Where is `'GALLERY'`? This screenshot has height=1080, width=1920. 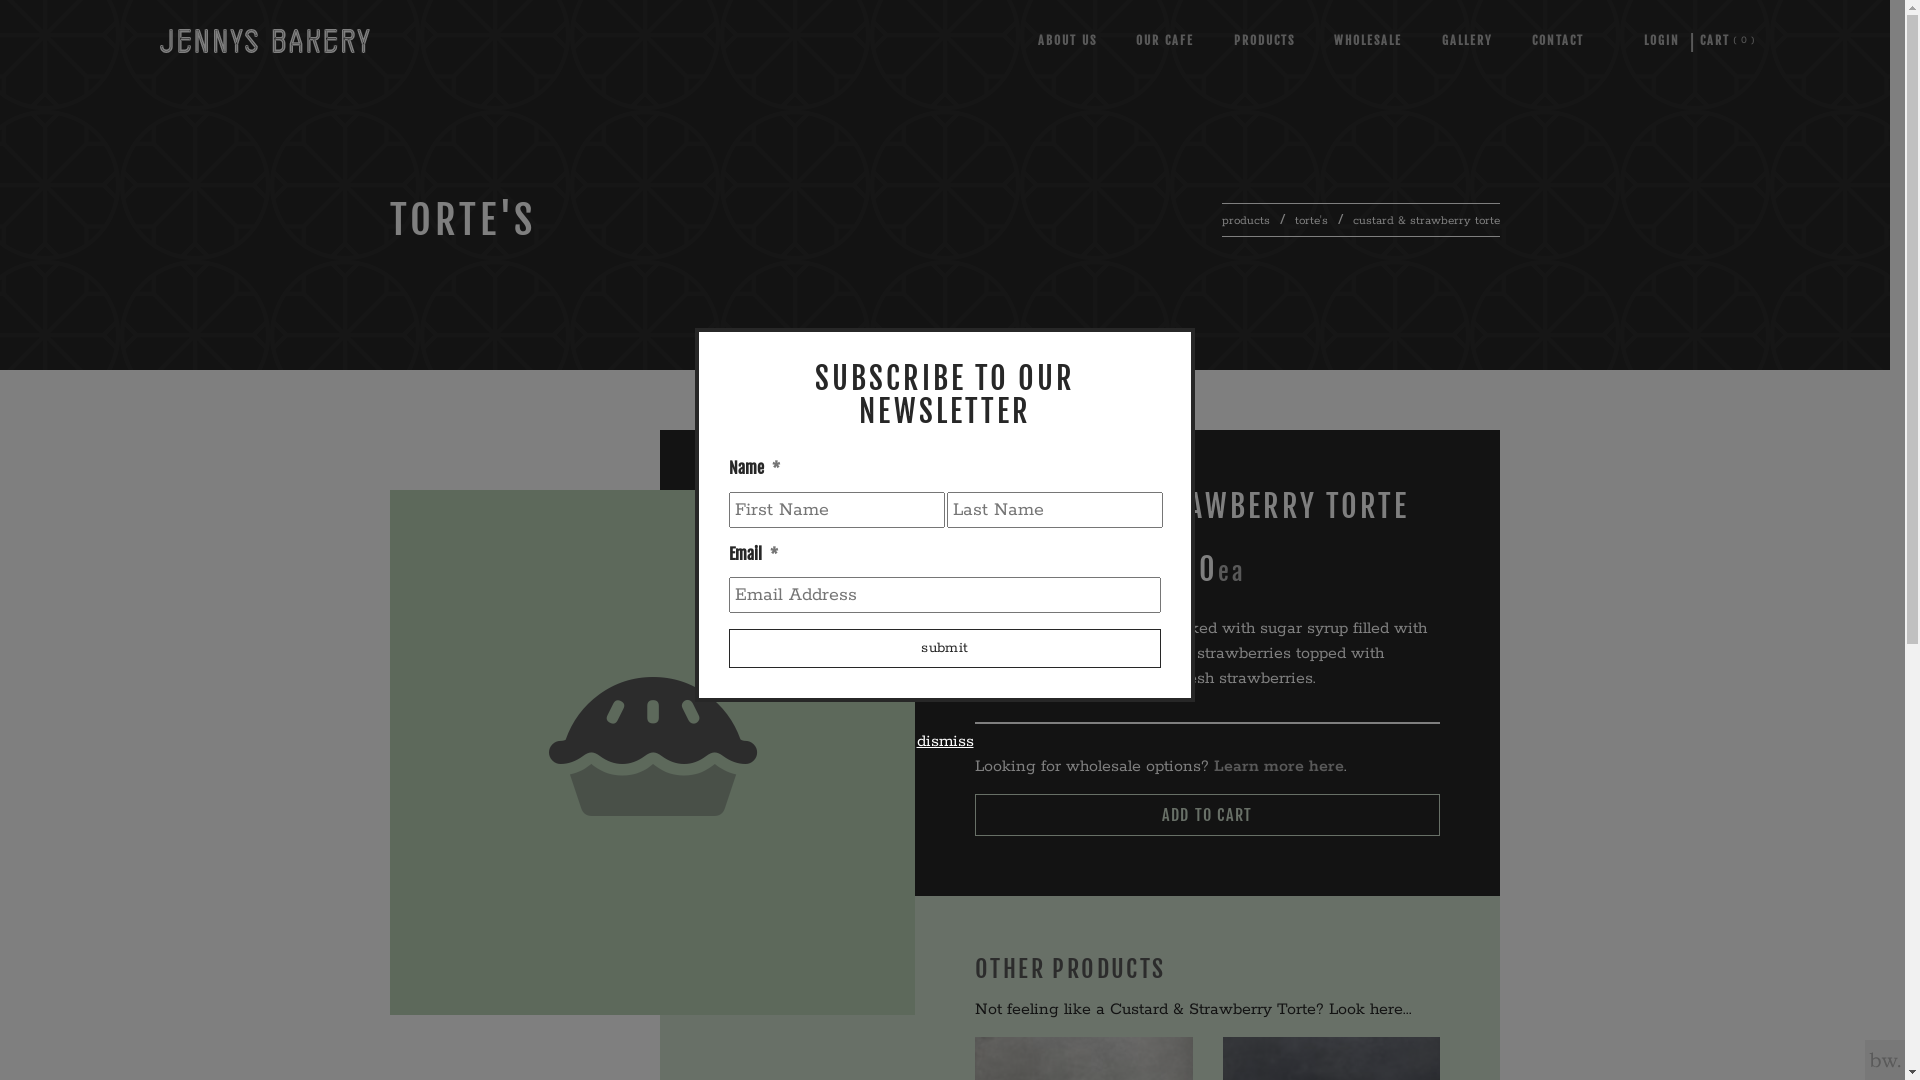 'GALLERY' is located at coordinates (1467, 40).